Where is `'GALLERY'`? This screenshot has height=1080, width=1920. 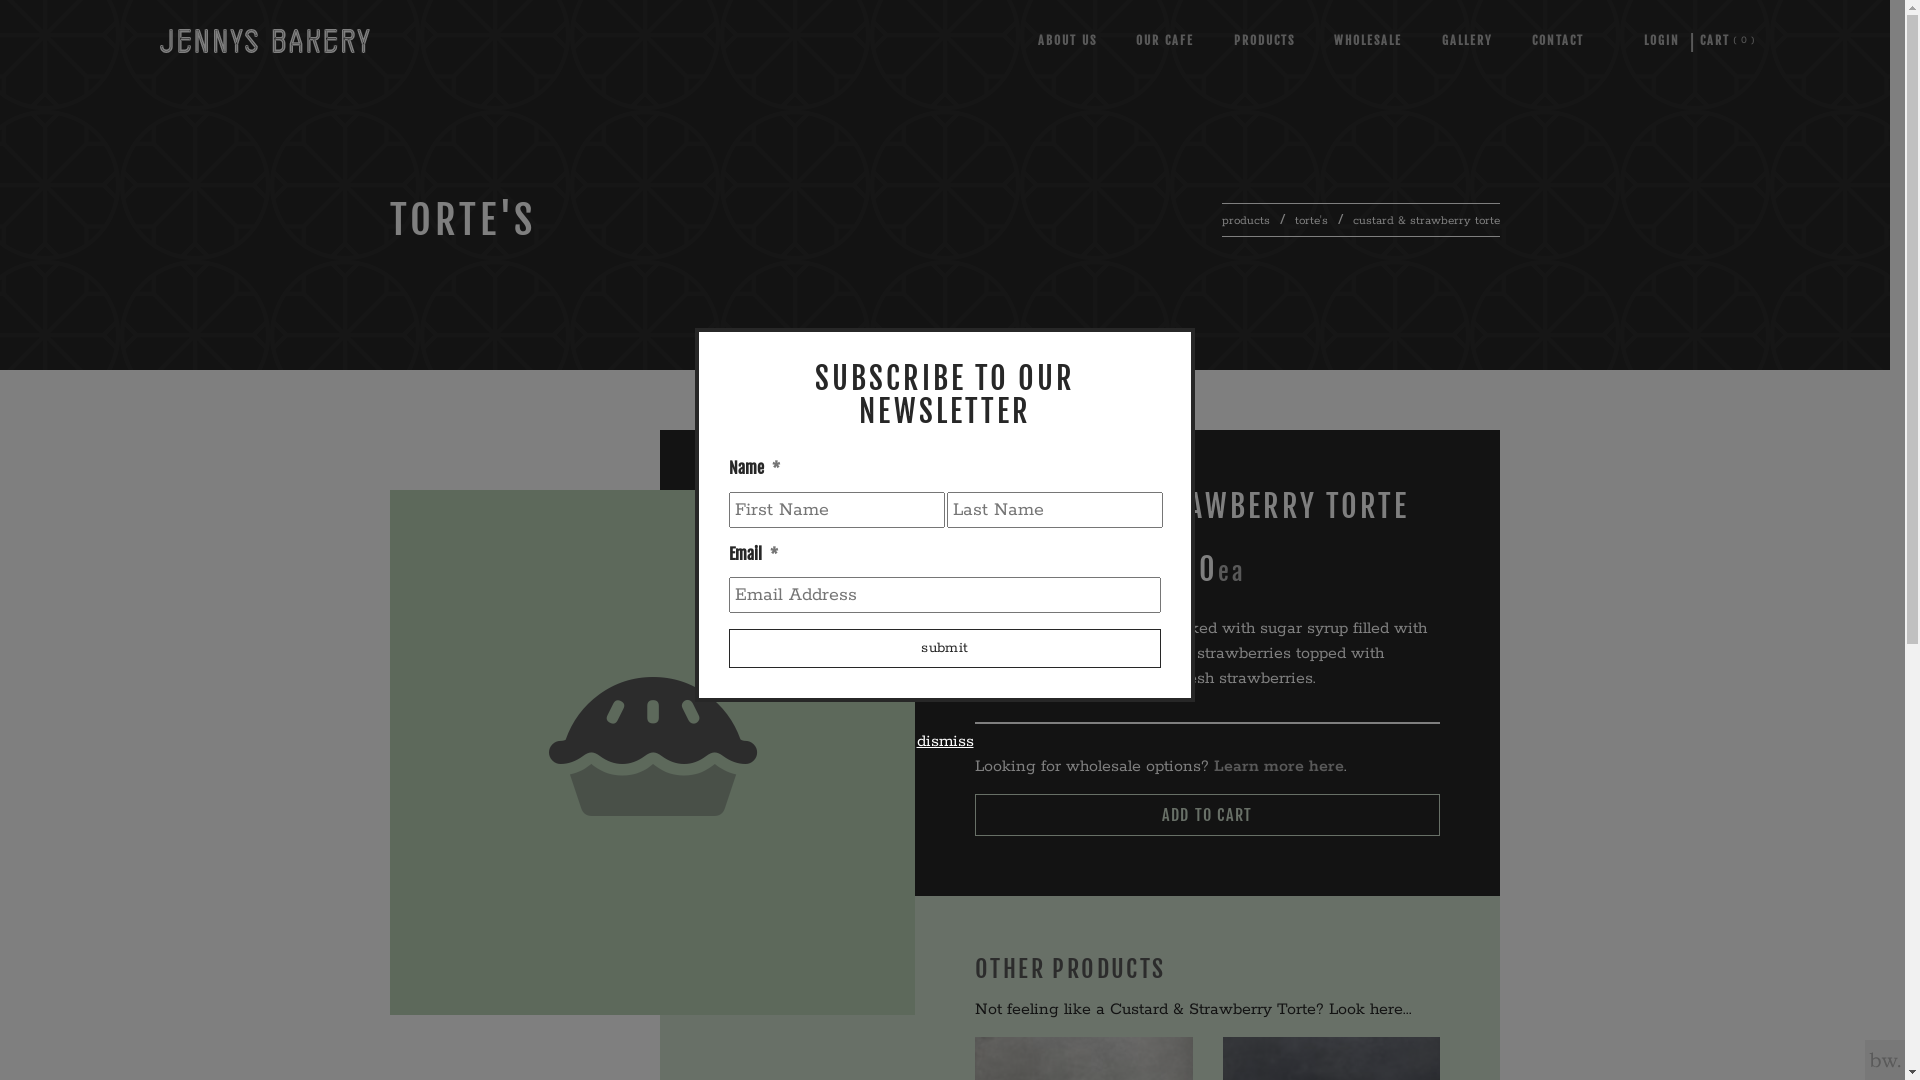 'GALLERY' is located at coordinates (1467, 40).